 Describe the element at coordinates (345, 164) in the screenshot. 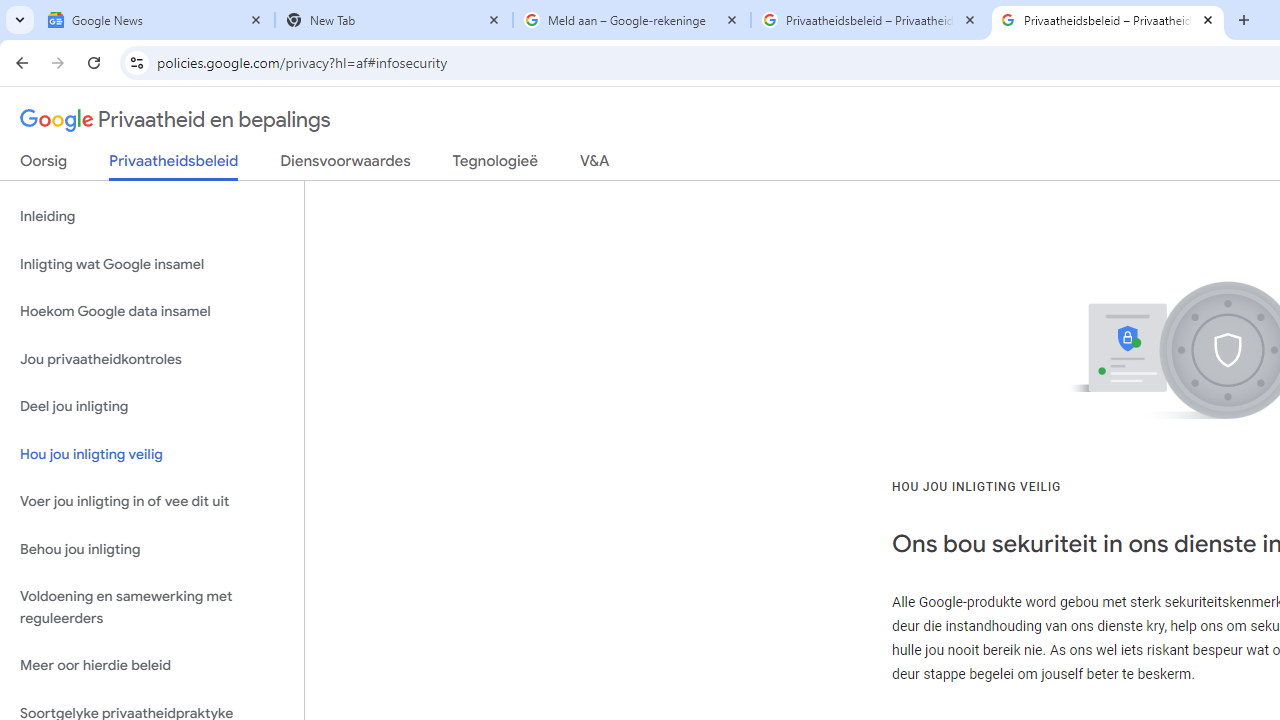

I see `'Diensvoorwaardes'` at that location.